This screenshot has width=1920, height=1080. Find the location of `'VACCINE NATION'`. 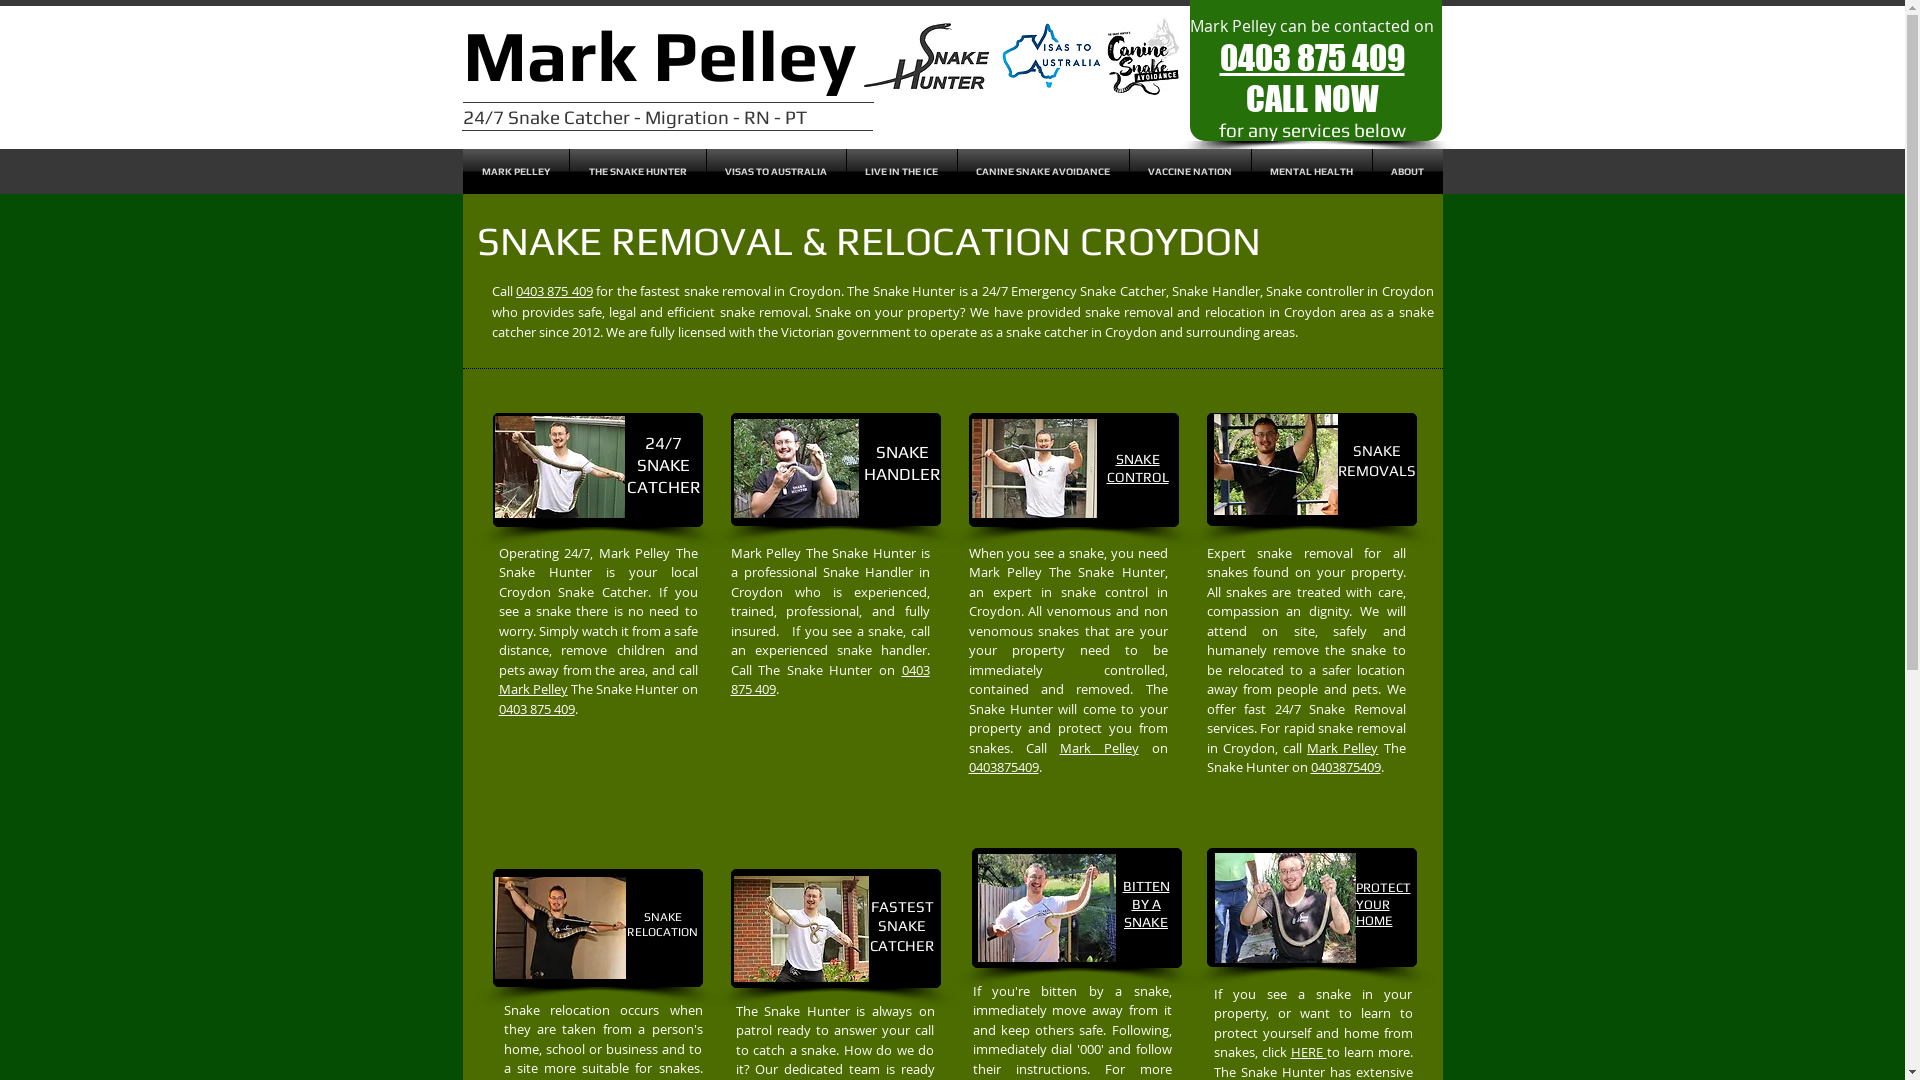

'VACCINE NATION' is located at coordinates (1190, 170).